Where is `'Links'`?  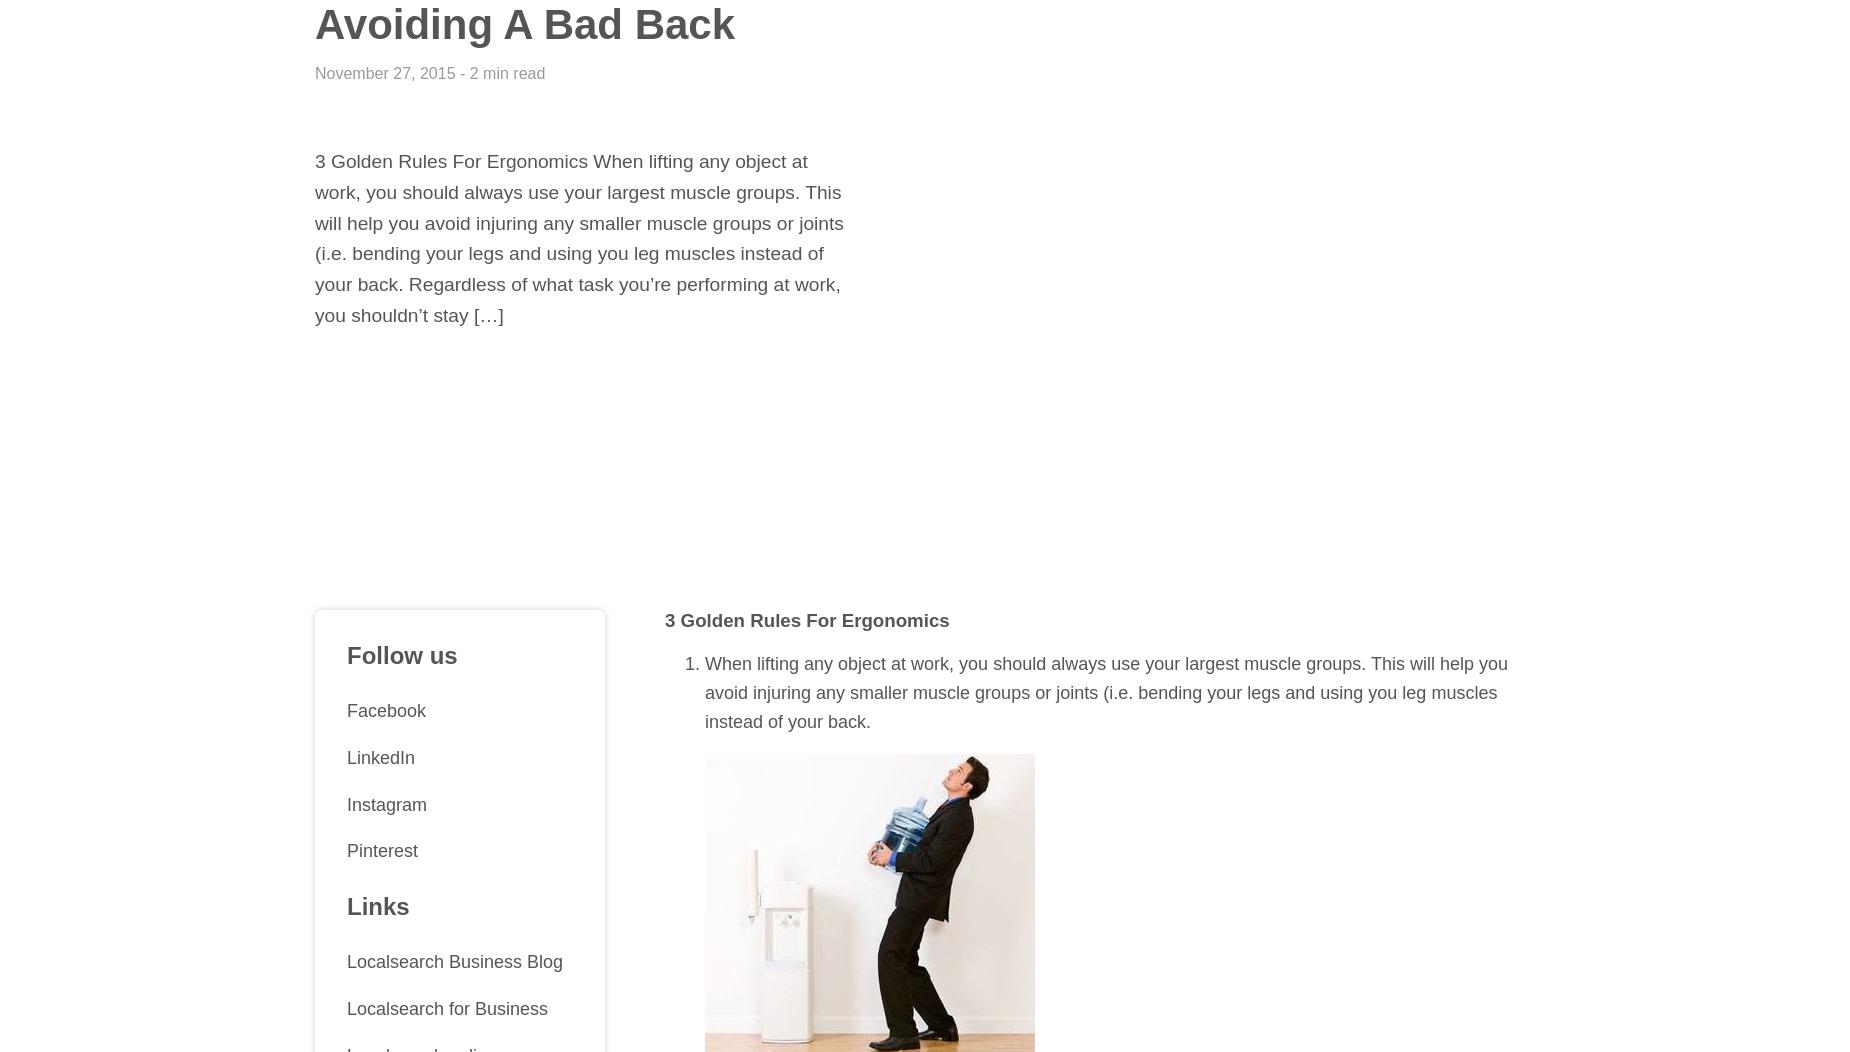 'Links' is located at coordinates (346, 906).